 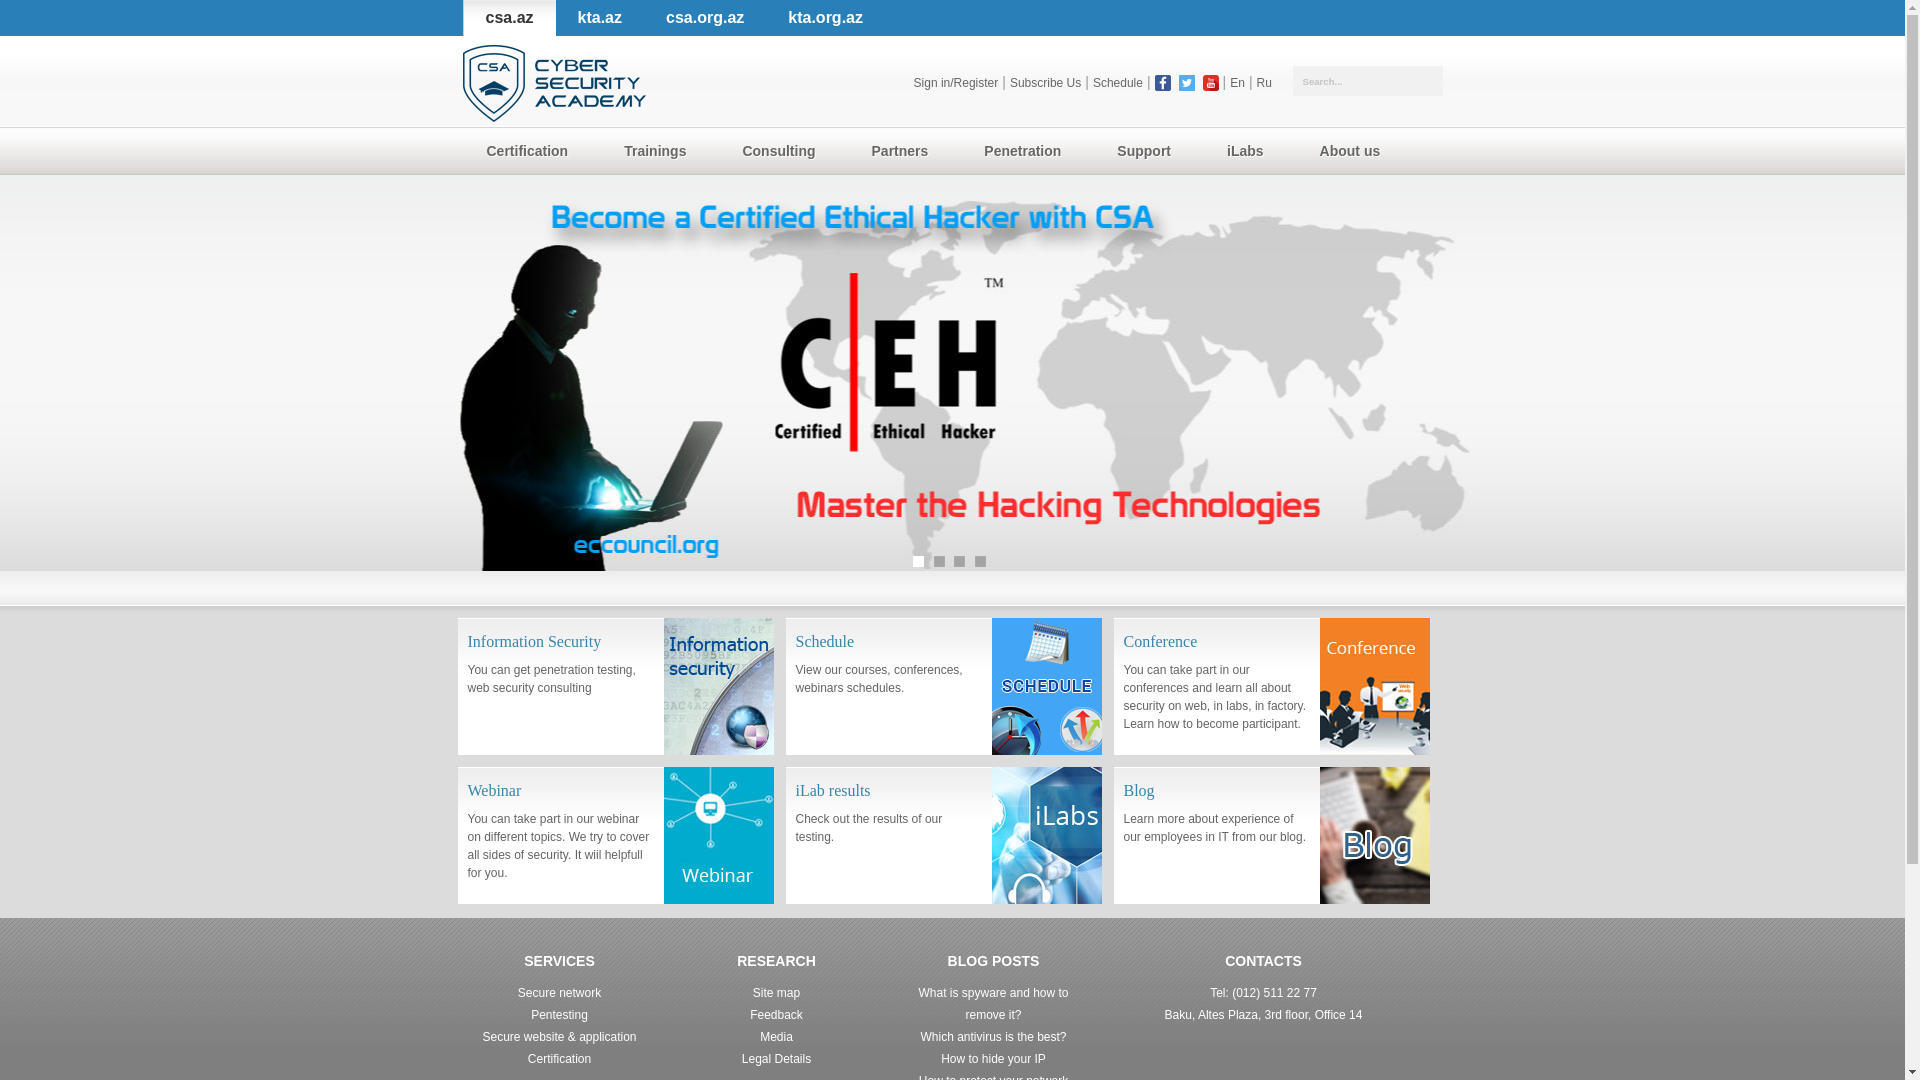 I want to click on 'Support', so click(x=1147, y=150).